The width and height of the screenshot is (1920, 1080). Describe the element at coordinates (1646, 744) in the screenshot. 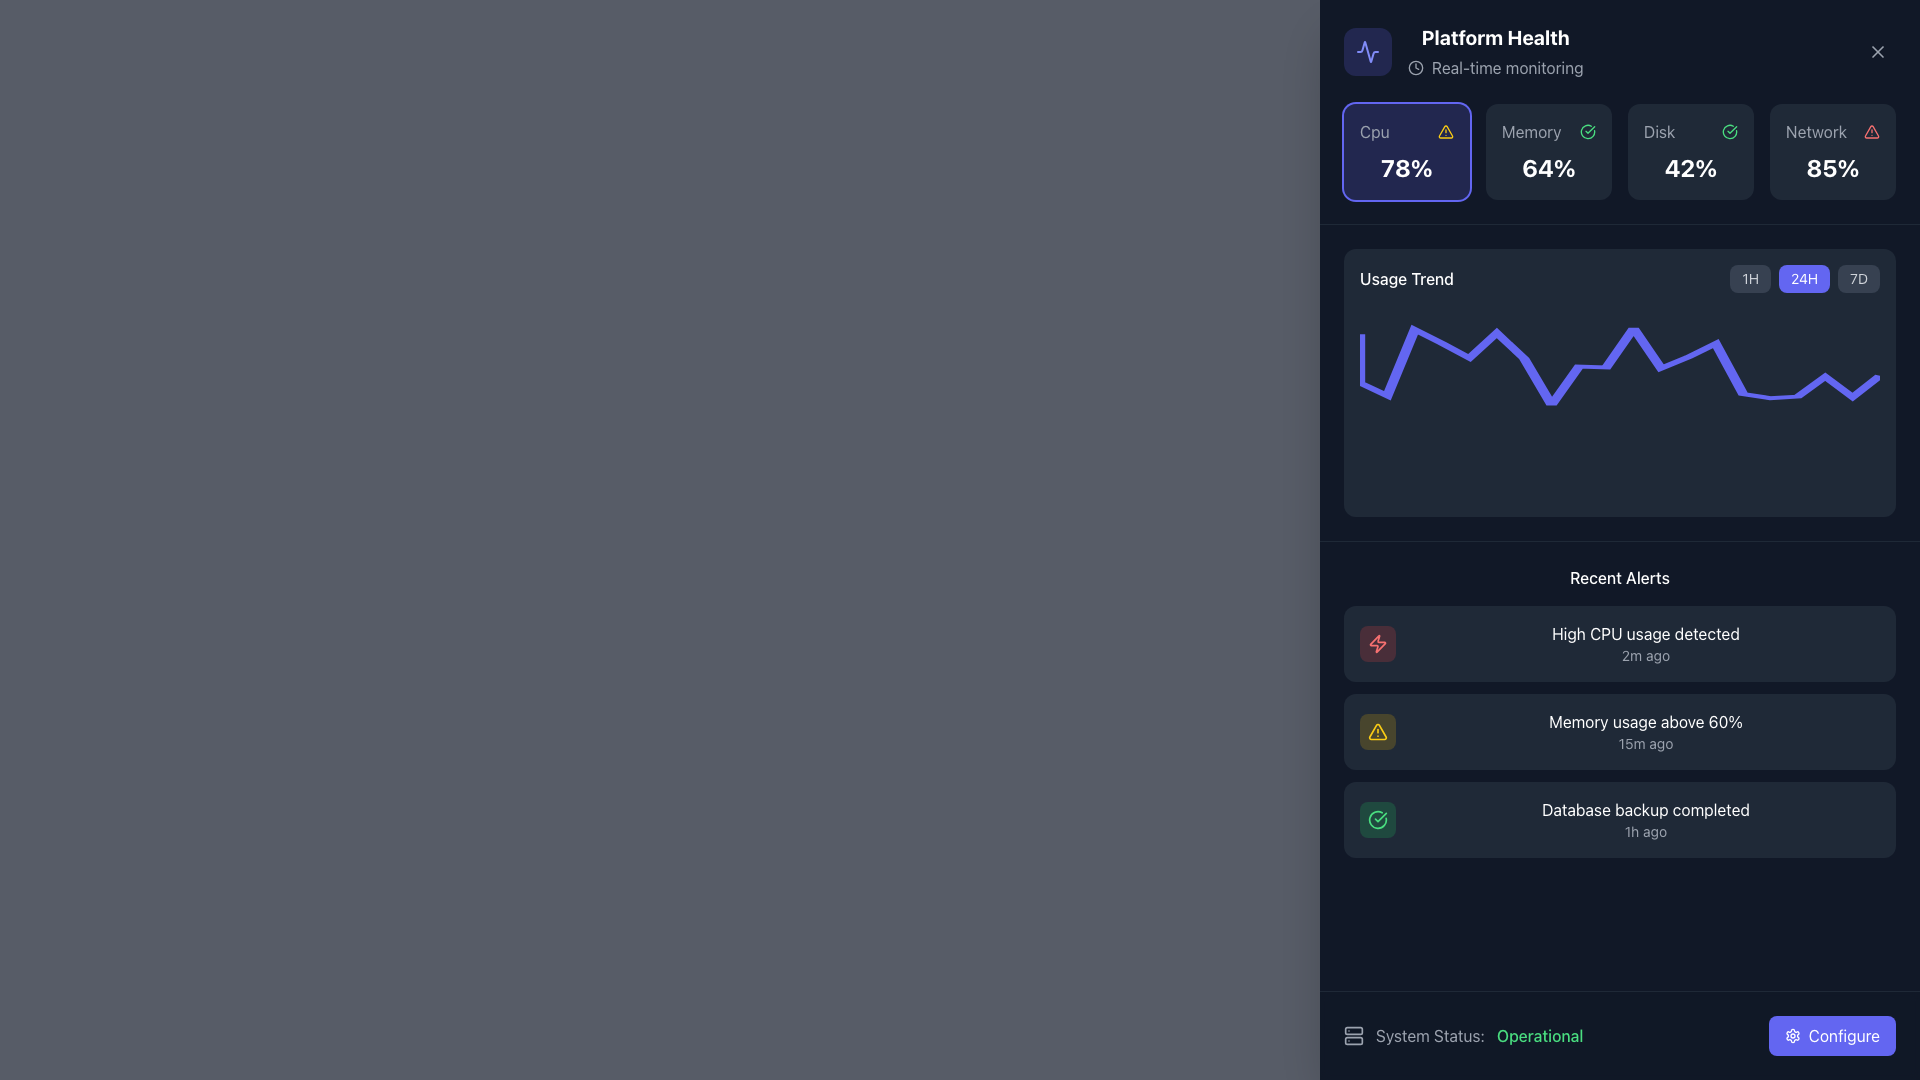

I see `the small text label displaying '15m ago' in gray color, positioned below the 'Memory usage above 60%' text within the alert box titled 'Memory usage above 60%.'` at that location.